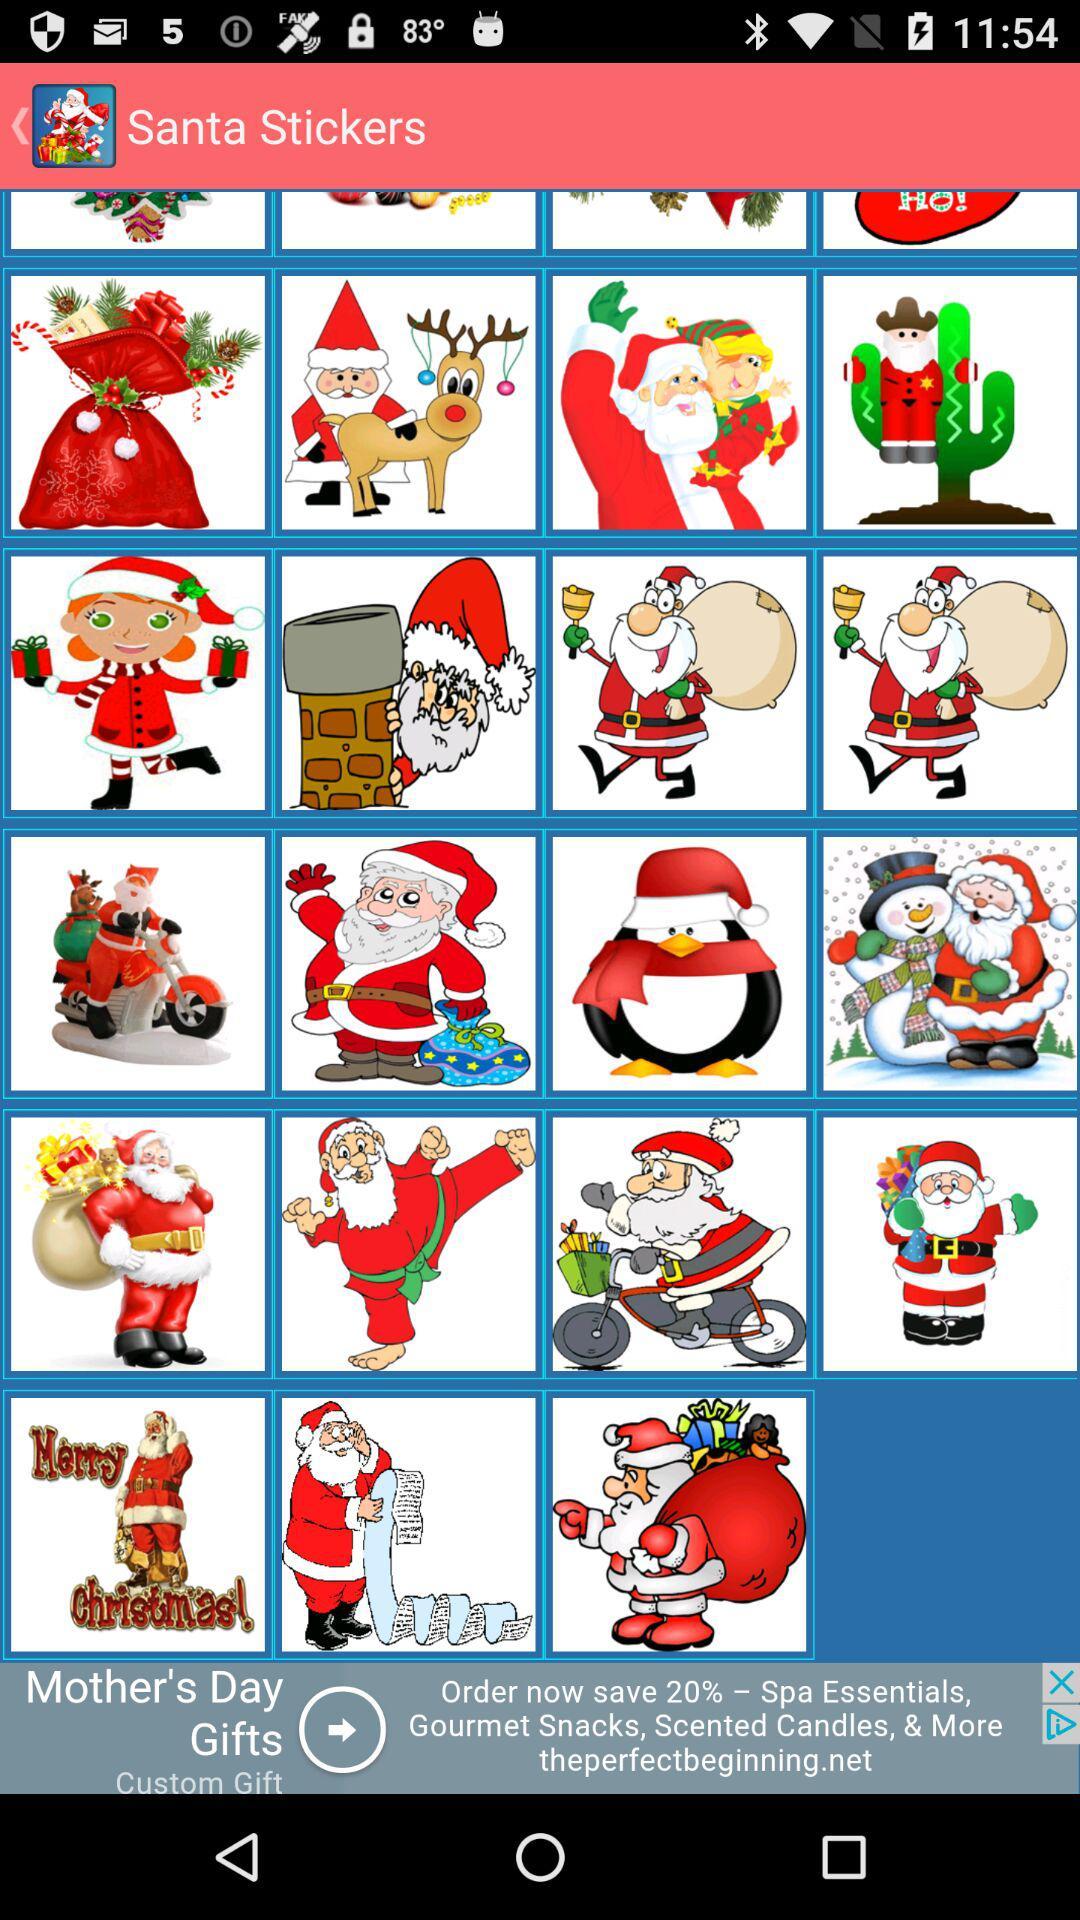 Image resolution: width=1080 pixels, height=1920 pixels. Describe the element at coordinates (945, 1242) in the screenshot. I see `from the 5th column last pic` at that location.